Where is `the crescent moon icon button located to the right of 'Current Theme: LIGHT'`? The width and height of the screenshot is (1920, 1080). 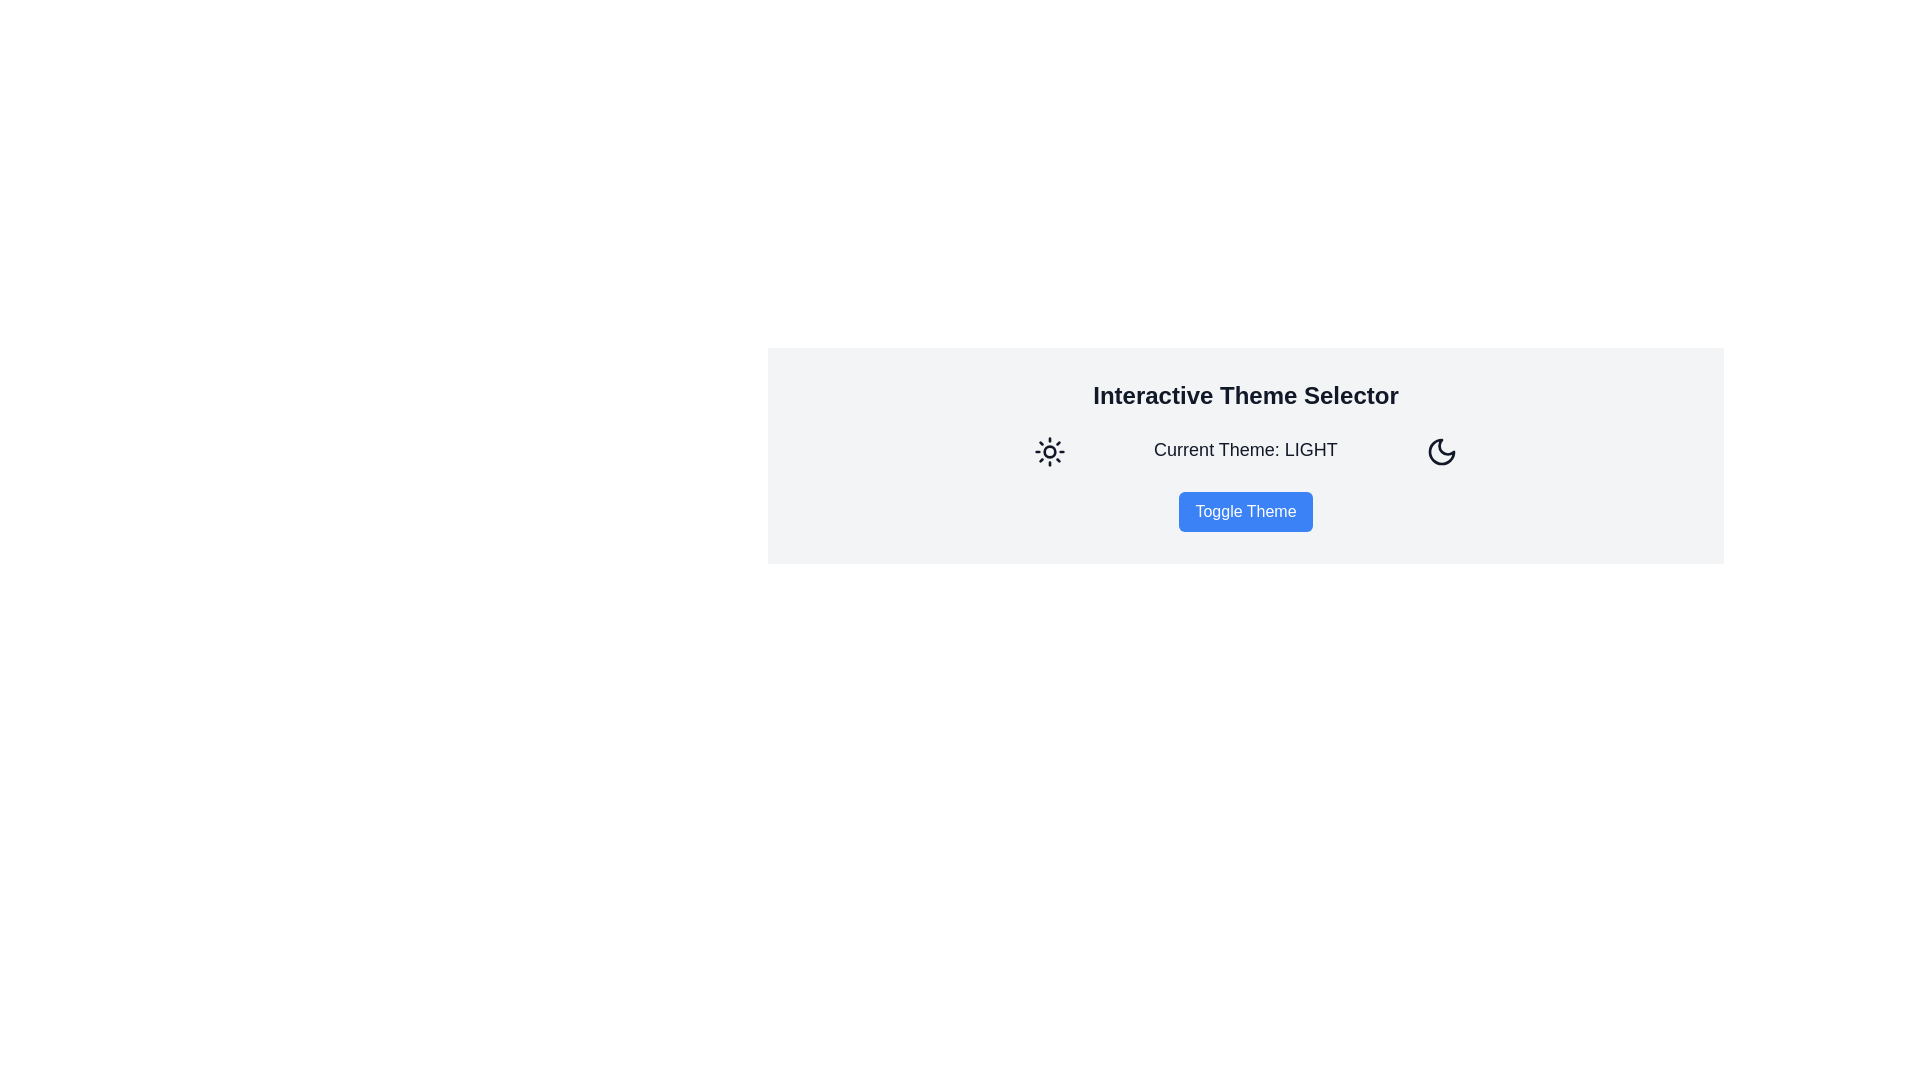
the crescent moon icon button located to the right of 'Current Theme: LIGHT' is located at coordinates (1441, 451).